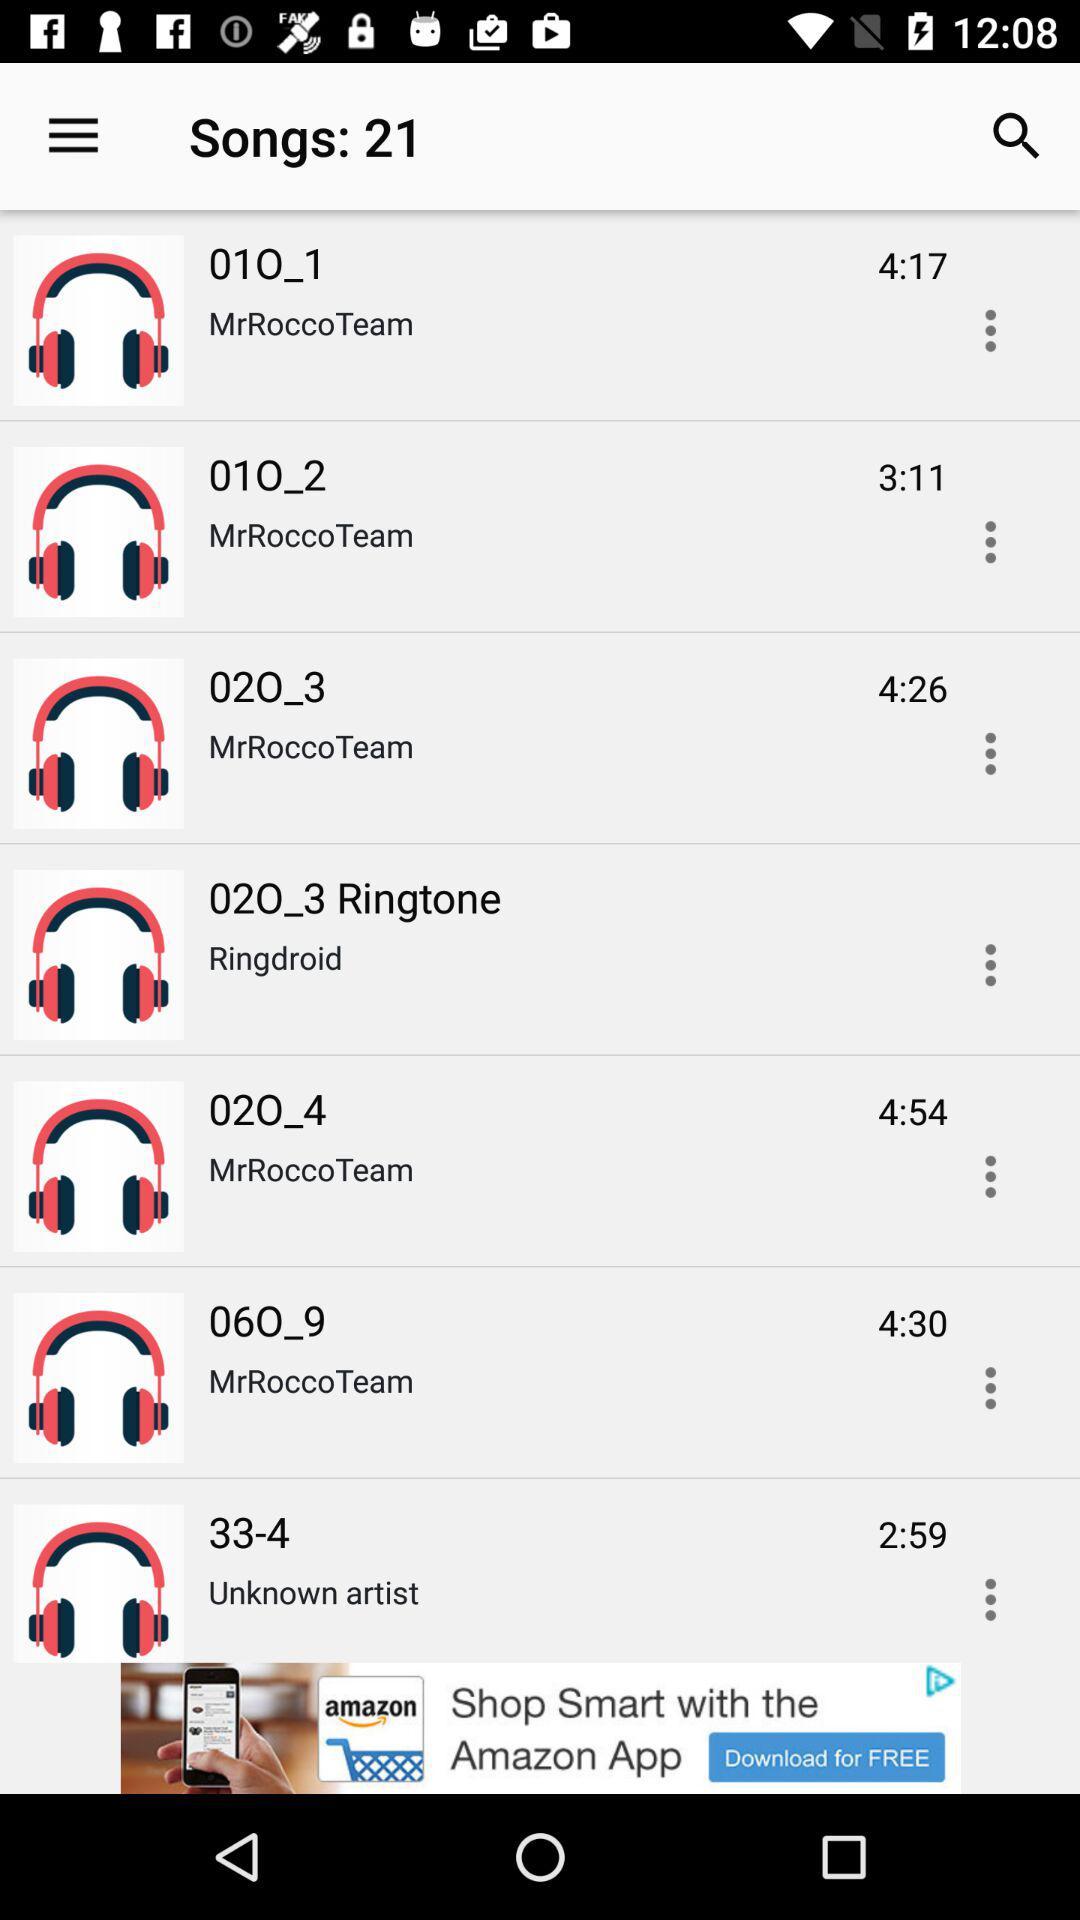  Describe the element at coordinates (990, 965) in the screenshot. I see `open more settings` at that location.